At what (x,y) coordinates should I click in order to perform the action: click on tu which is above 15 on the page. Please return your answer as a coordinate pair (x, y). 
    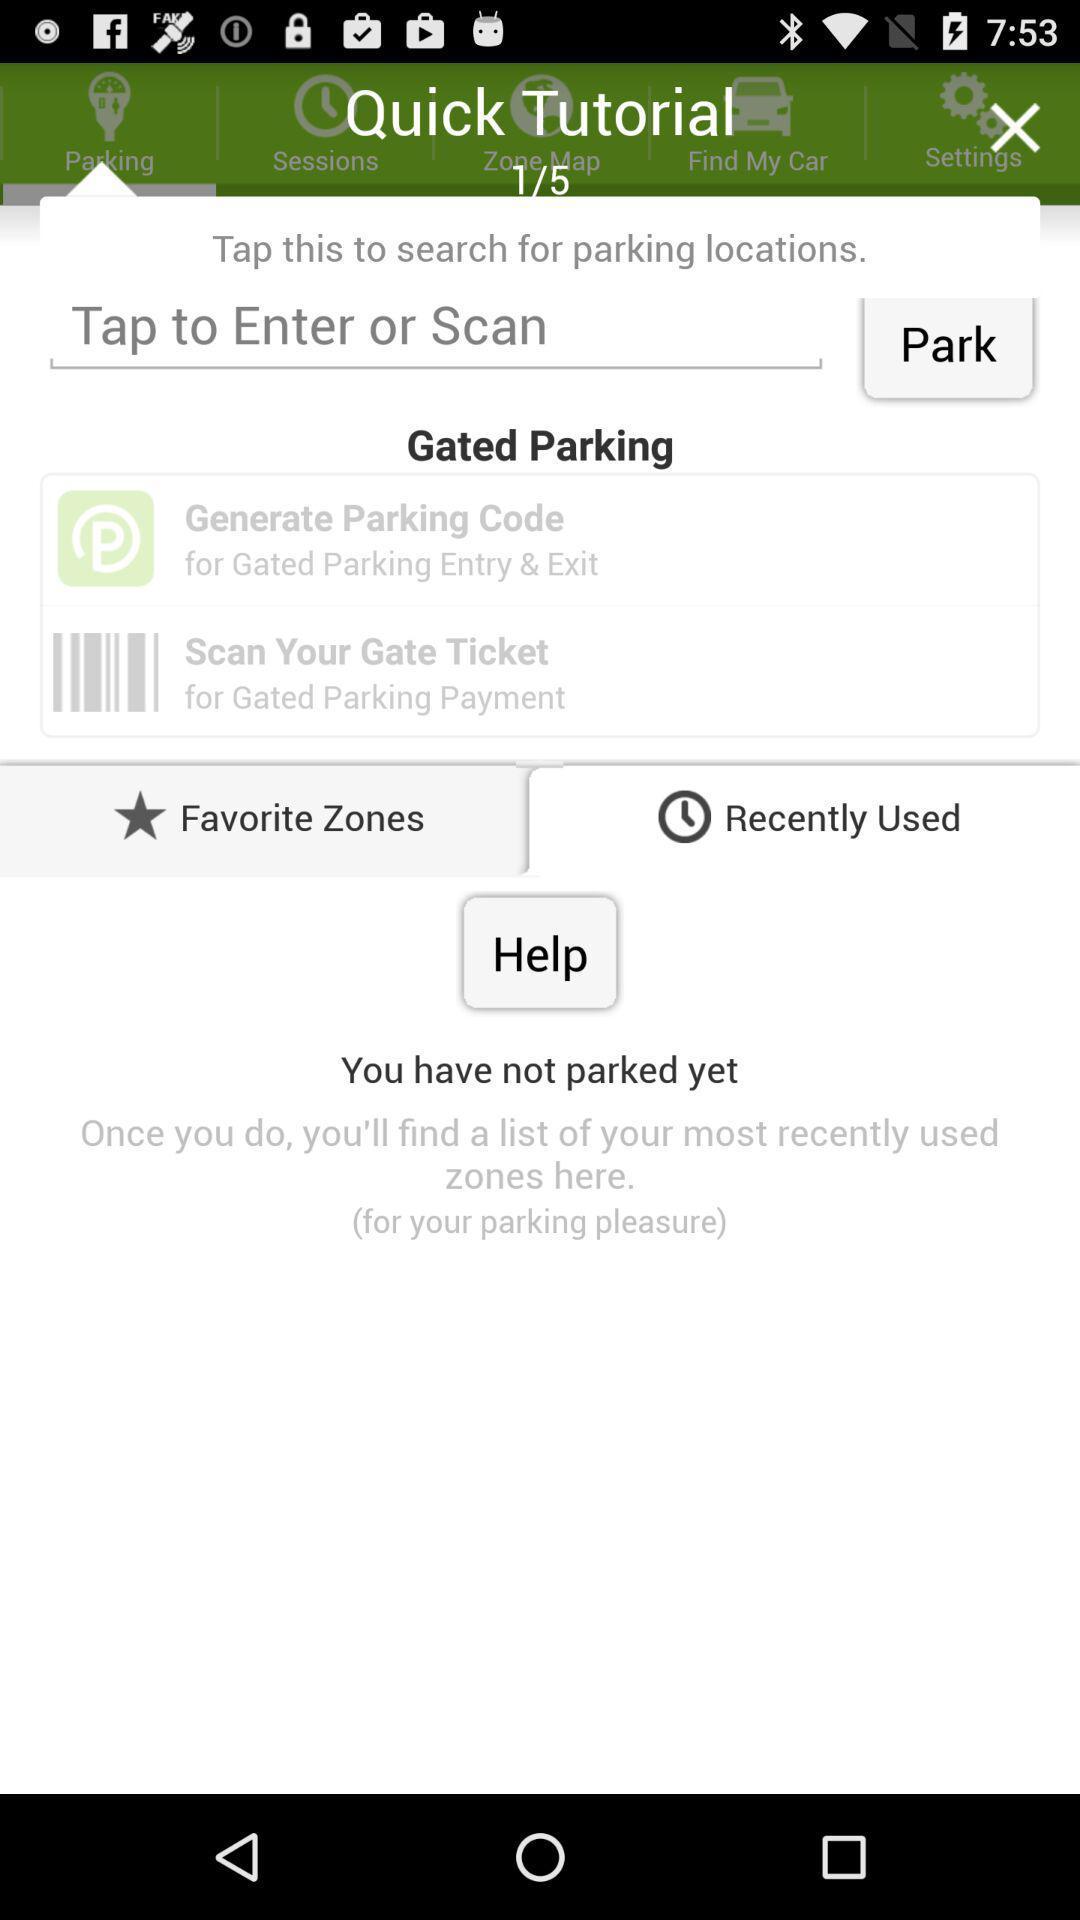
    Looking at the image, I should click on (541, 104).